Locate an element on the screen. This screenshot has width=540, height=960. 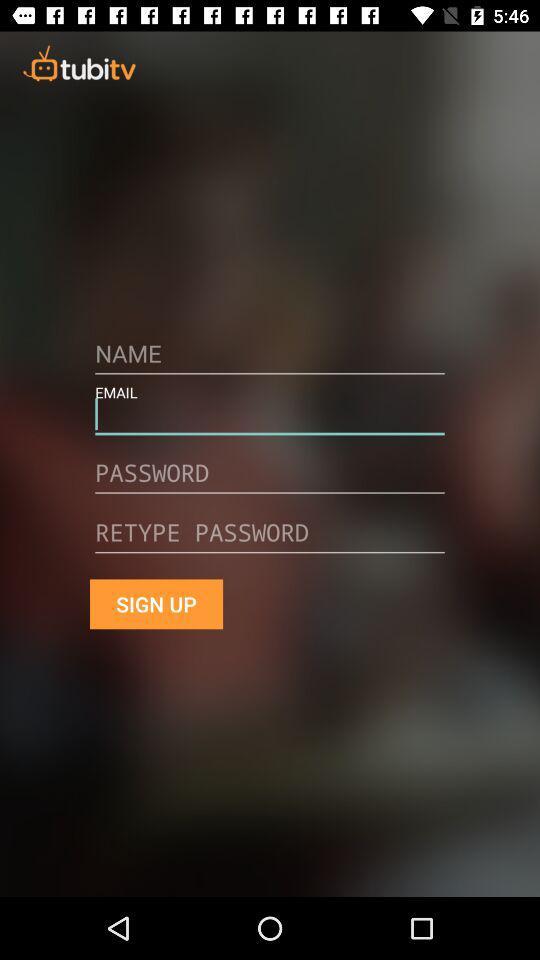
put email is located at coordinates (270, 421).